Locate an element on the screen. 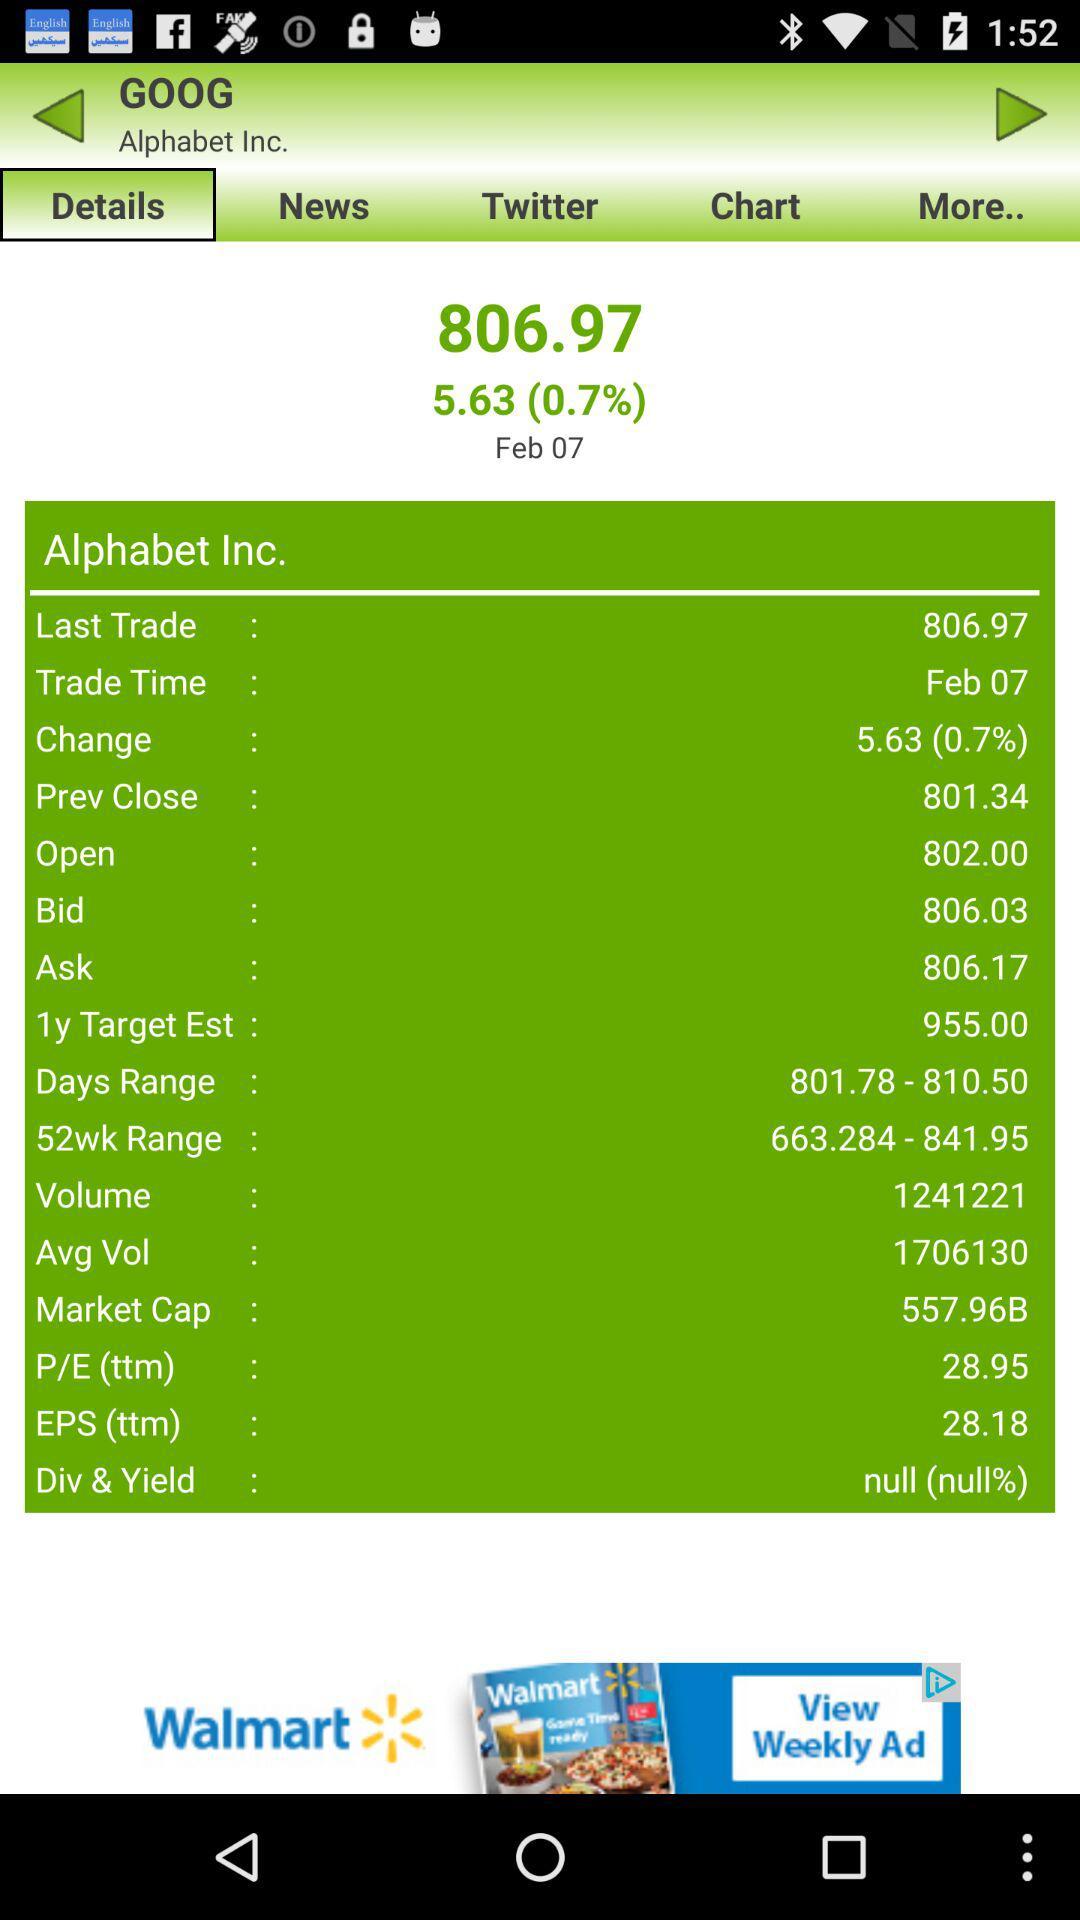 Image resolution: width=1080 pixels, height=1920 pixels. advertisement page is located at coordinates (540, 1727).